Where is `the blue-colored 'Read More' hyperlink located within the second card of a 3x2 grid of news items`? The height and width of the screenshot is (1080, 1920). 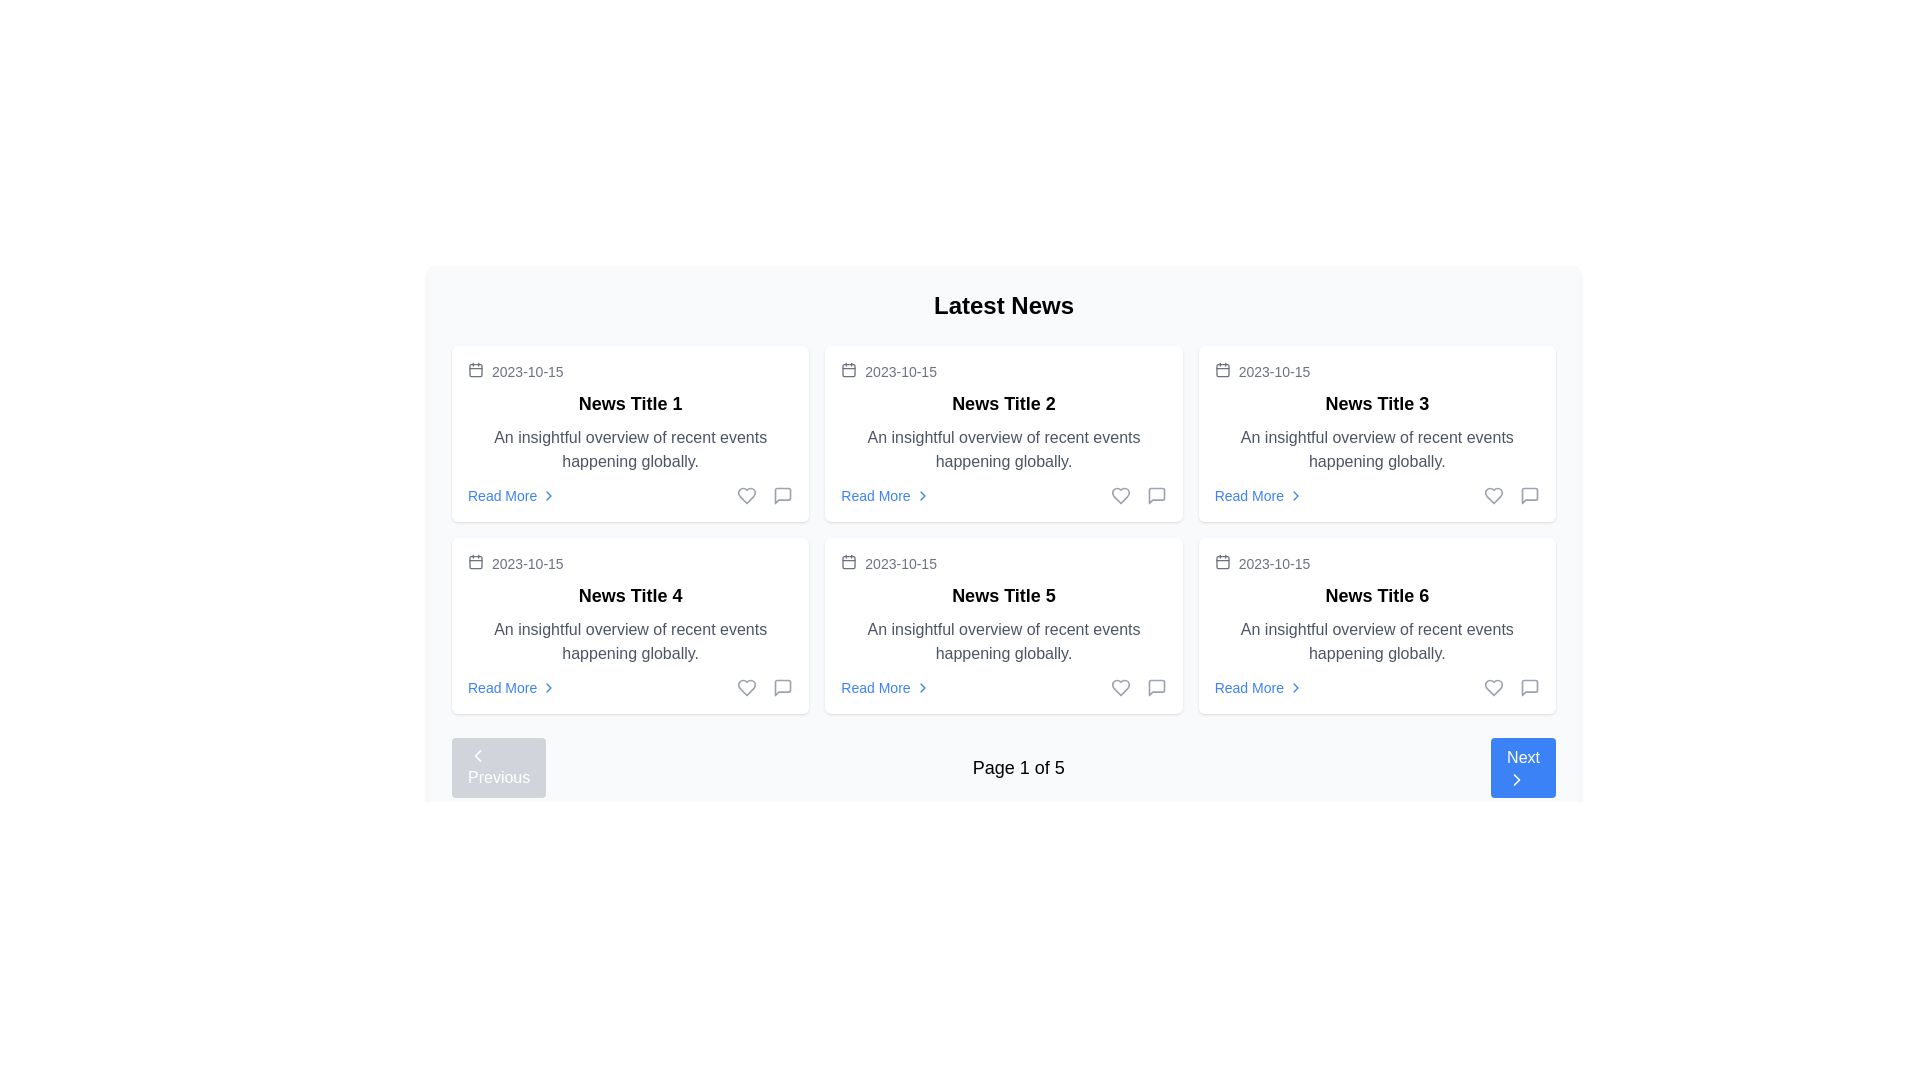
the blue-colored 'Read More' hyperlink located within the second card of a 3x2 grid of news items is located at coordinates (875, 495).